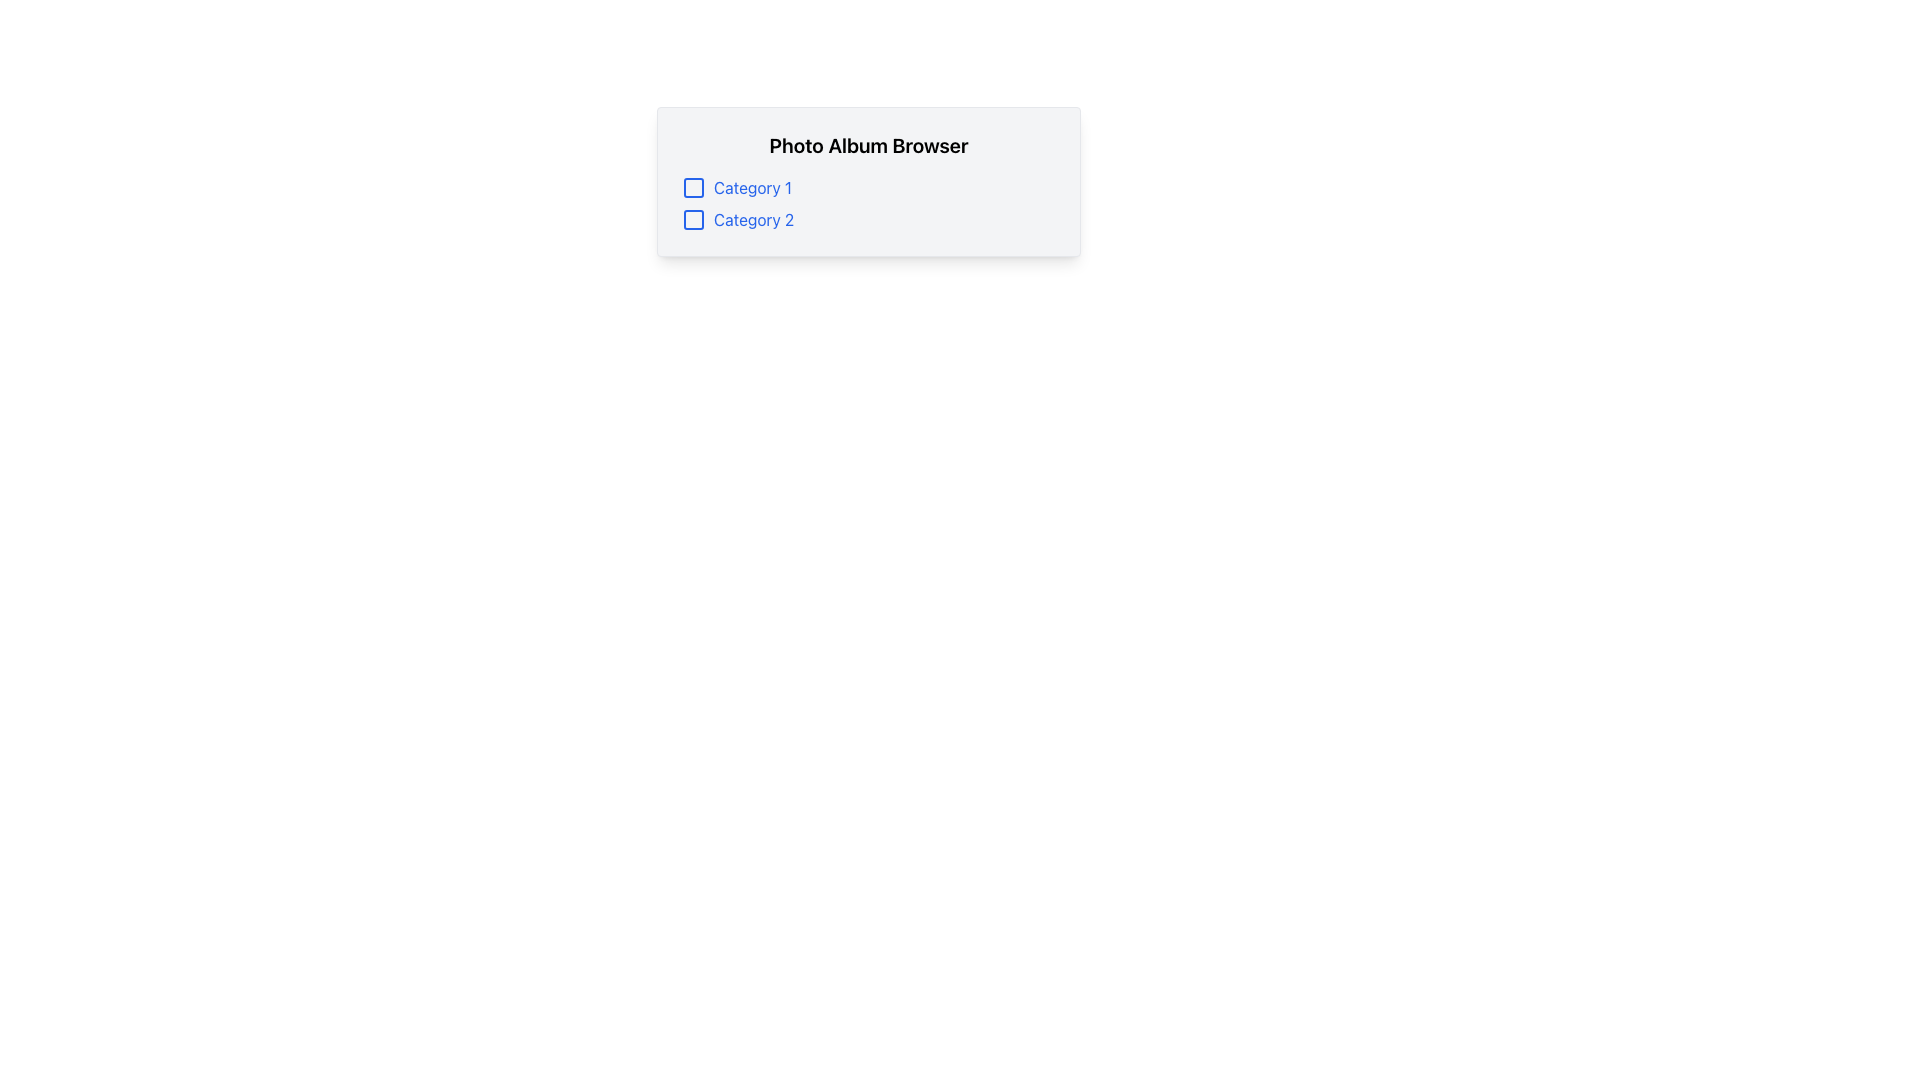 The width and height of the screenshot is (1920, 1080). I want to click on the interactive checkbox for 'Category 1' located next to its label in the top-left section of the dialog box beneath 'Photo Album Browser', so click(694, 188).